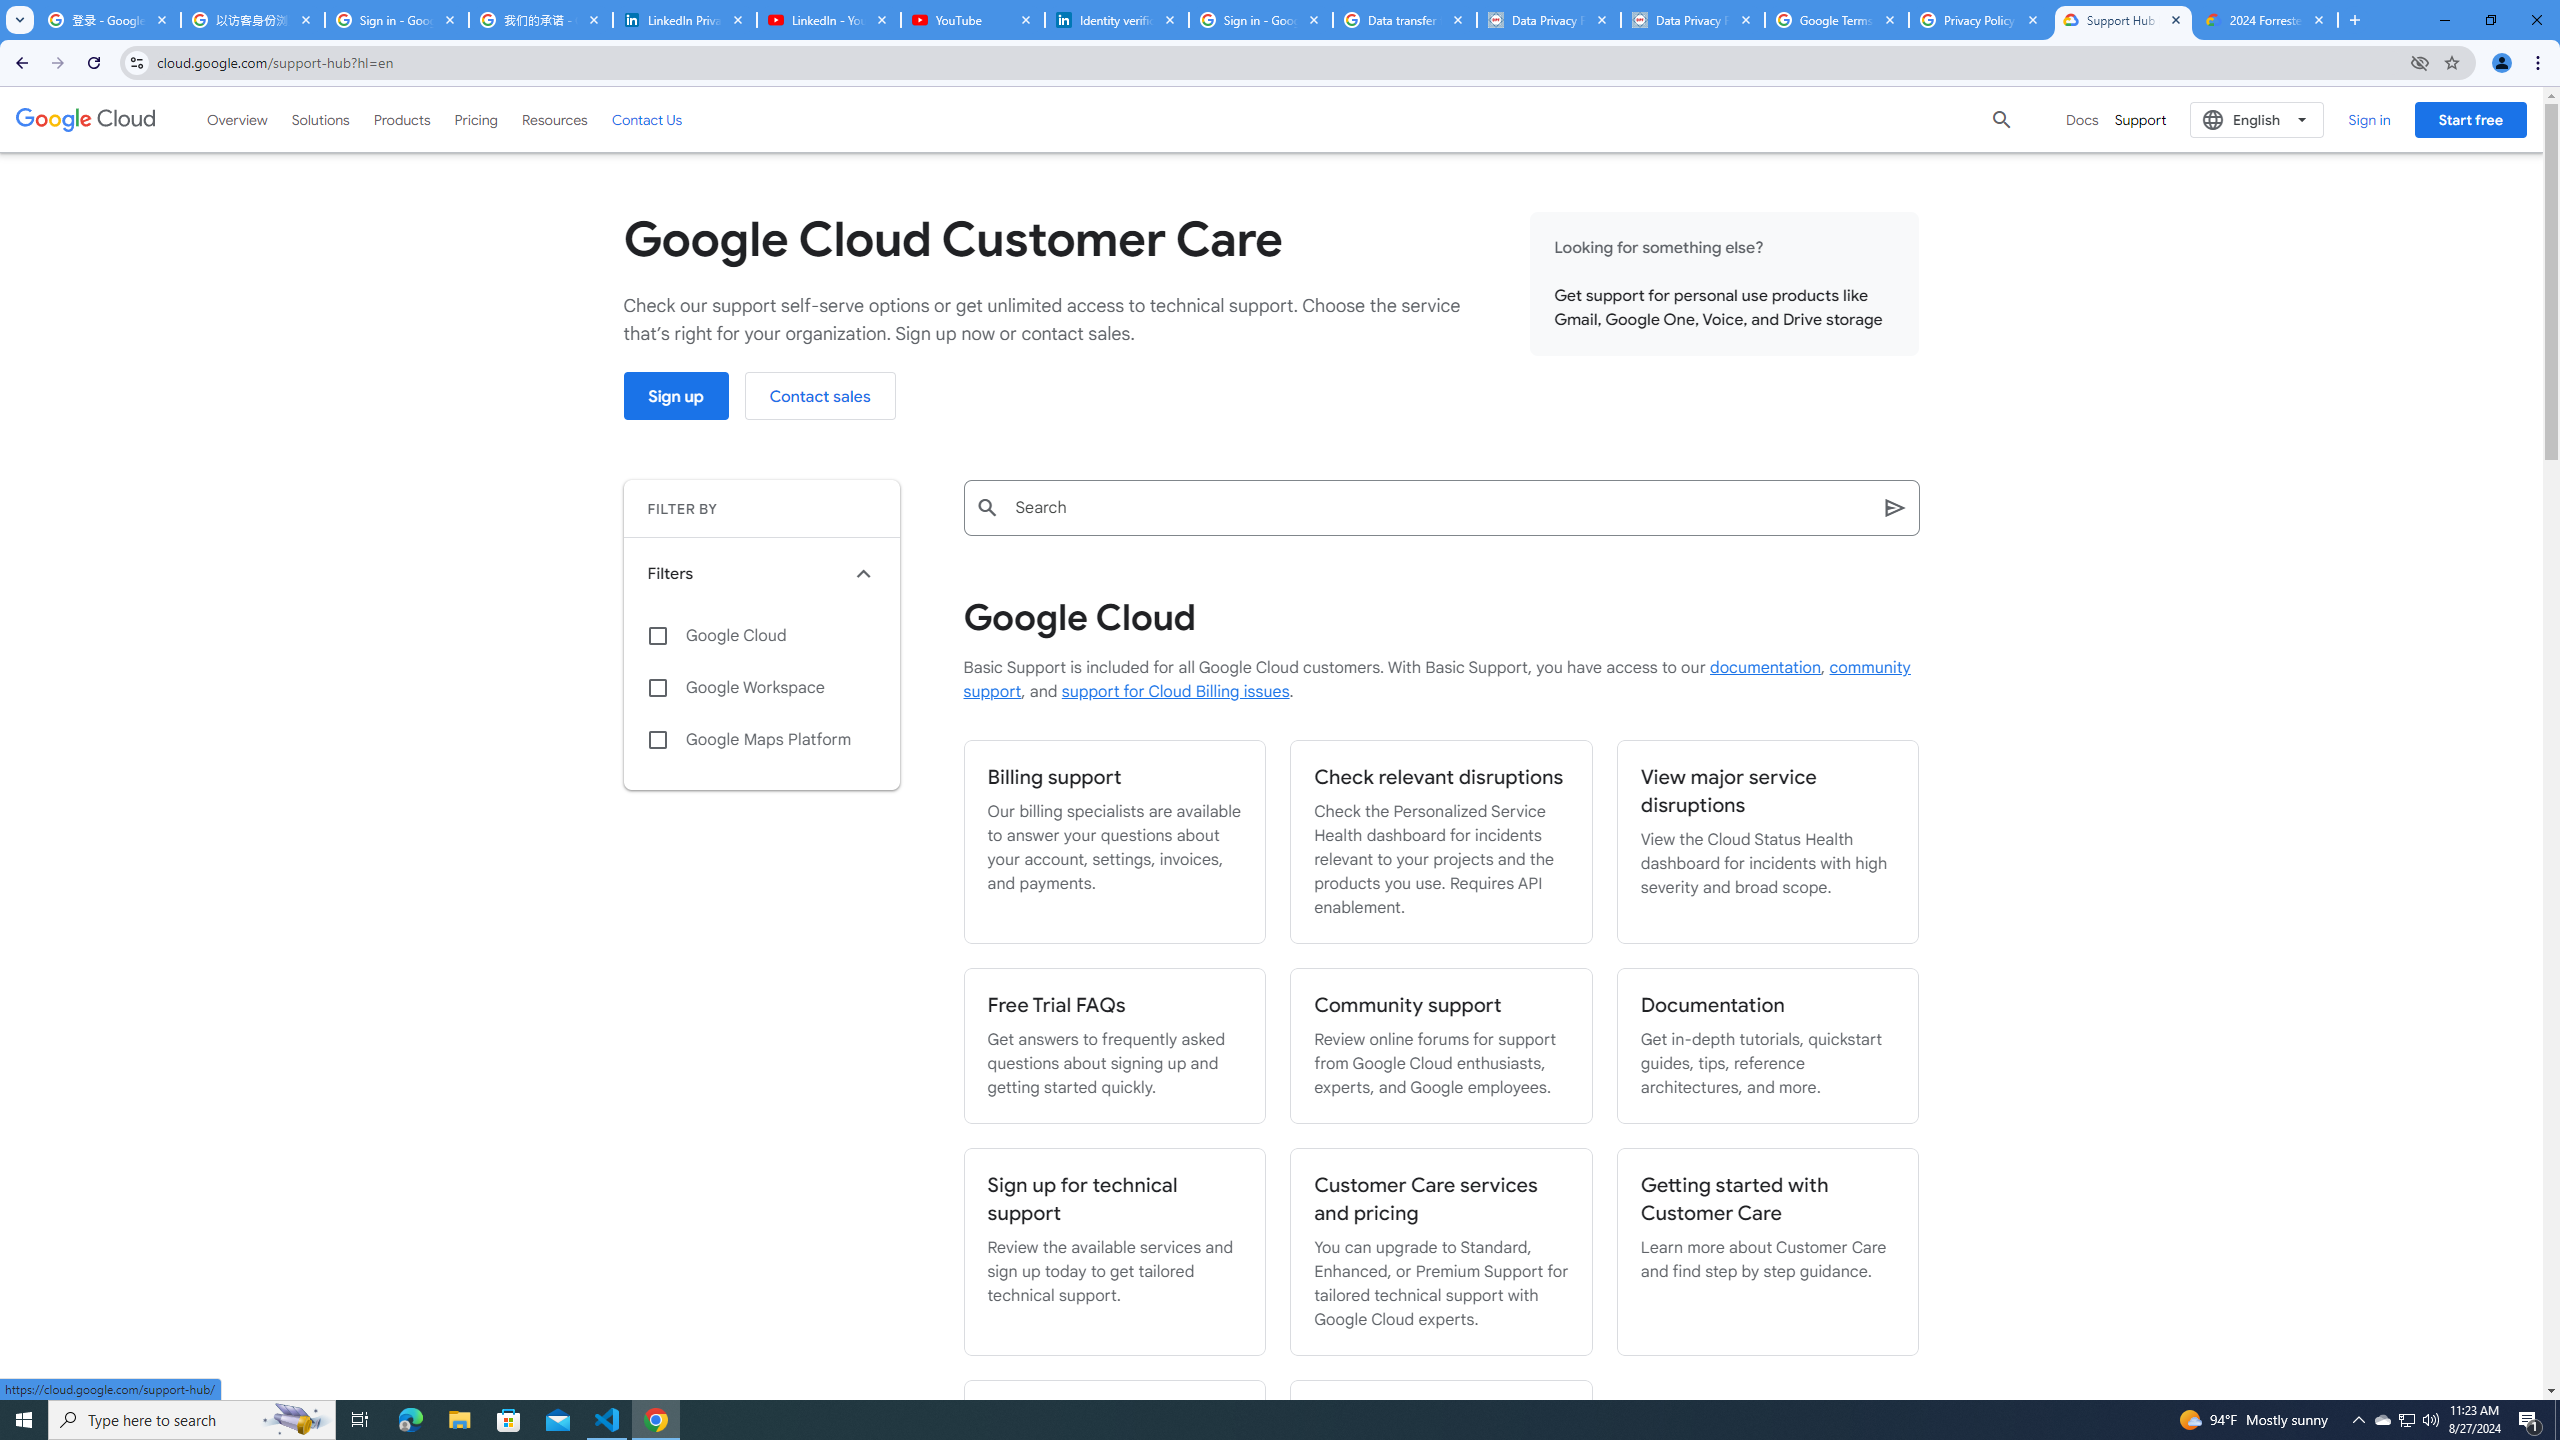 This screenshot has height=1440, width=2560. I want to click on 'Restore', so click(2490, 19).